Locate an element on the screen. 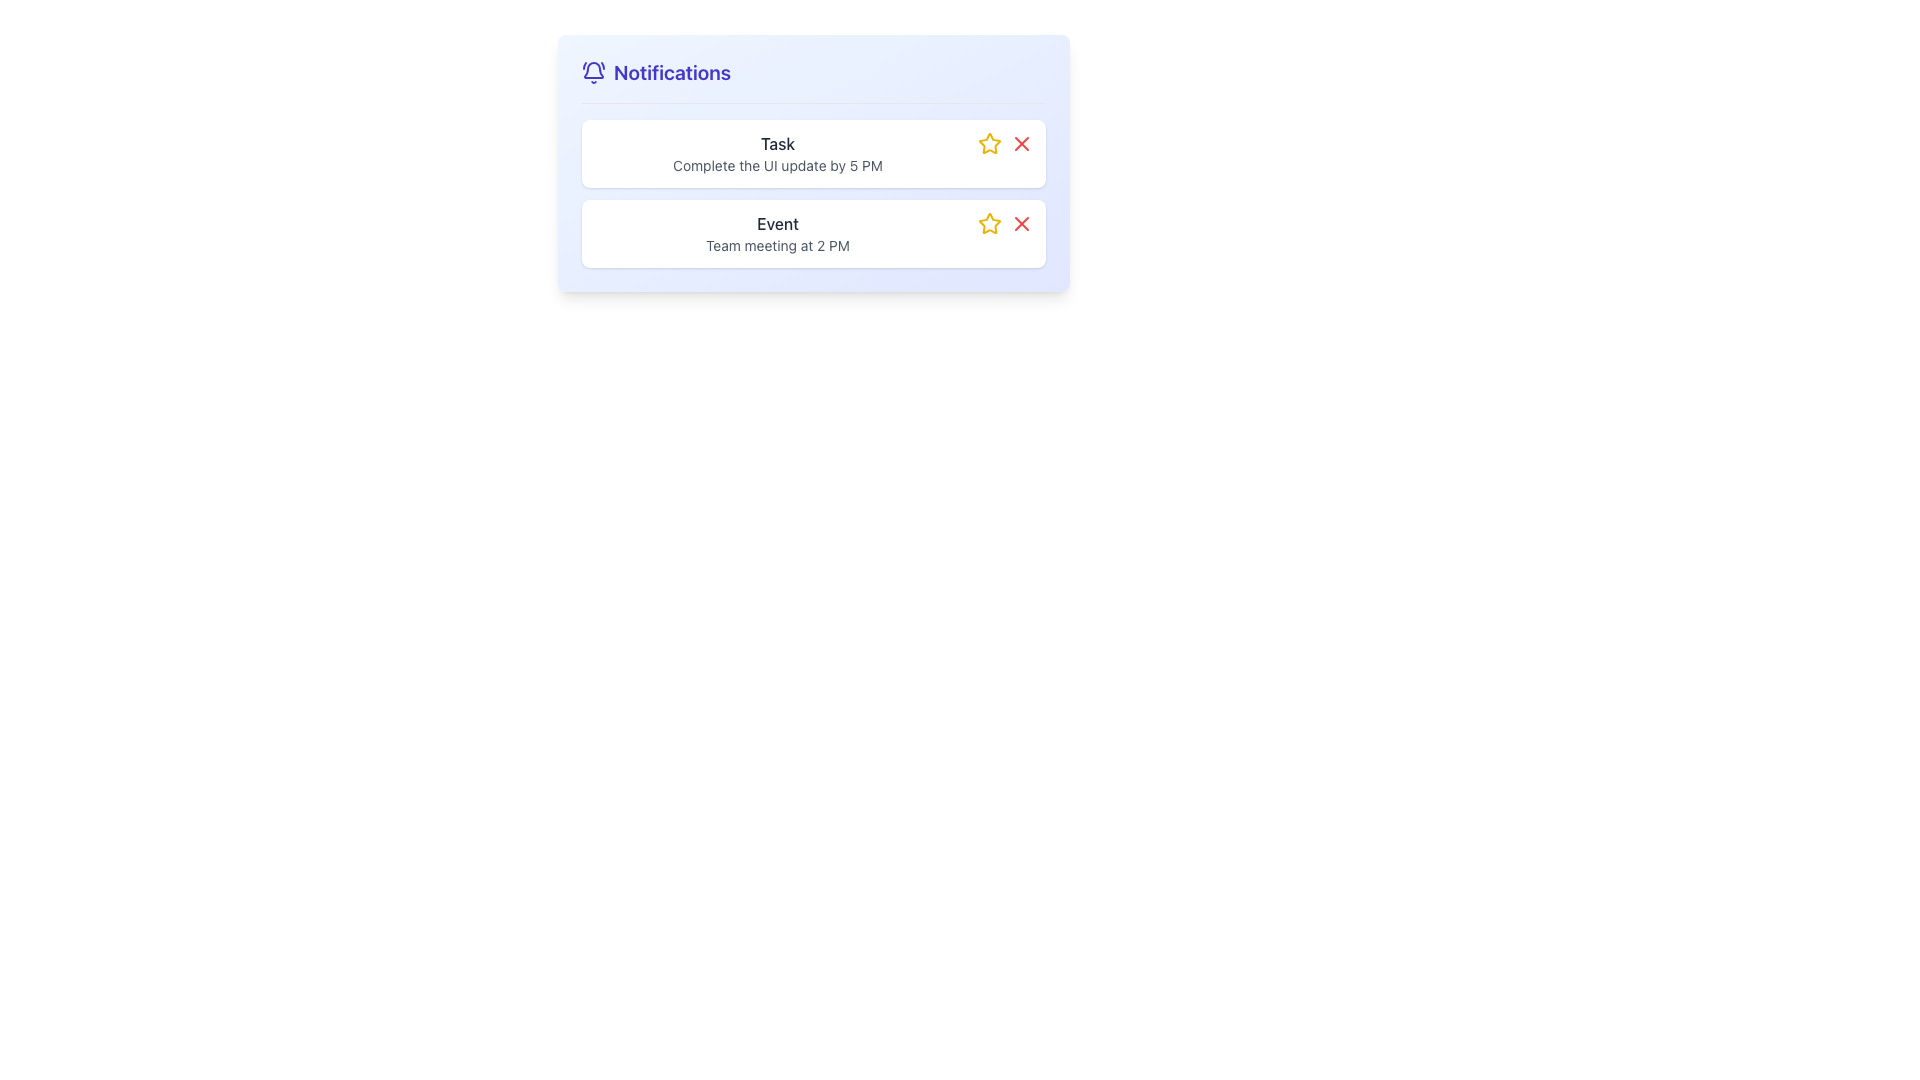 The width and height of the screenshot is (1920, 1080). text from the 'Task' notification label that contains 'Task' in bold and 'Complete the UI update by 5 PM' in regular font is located at coordinates (776, 153).